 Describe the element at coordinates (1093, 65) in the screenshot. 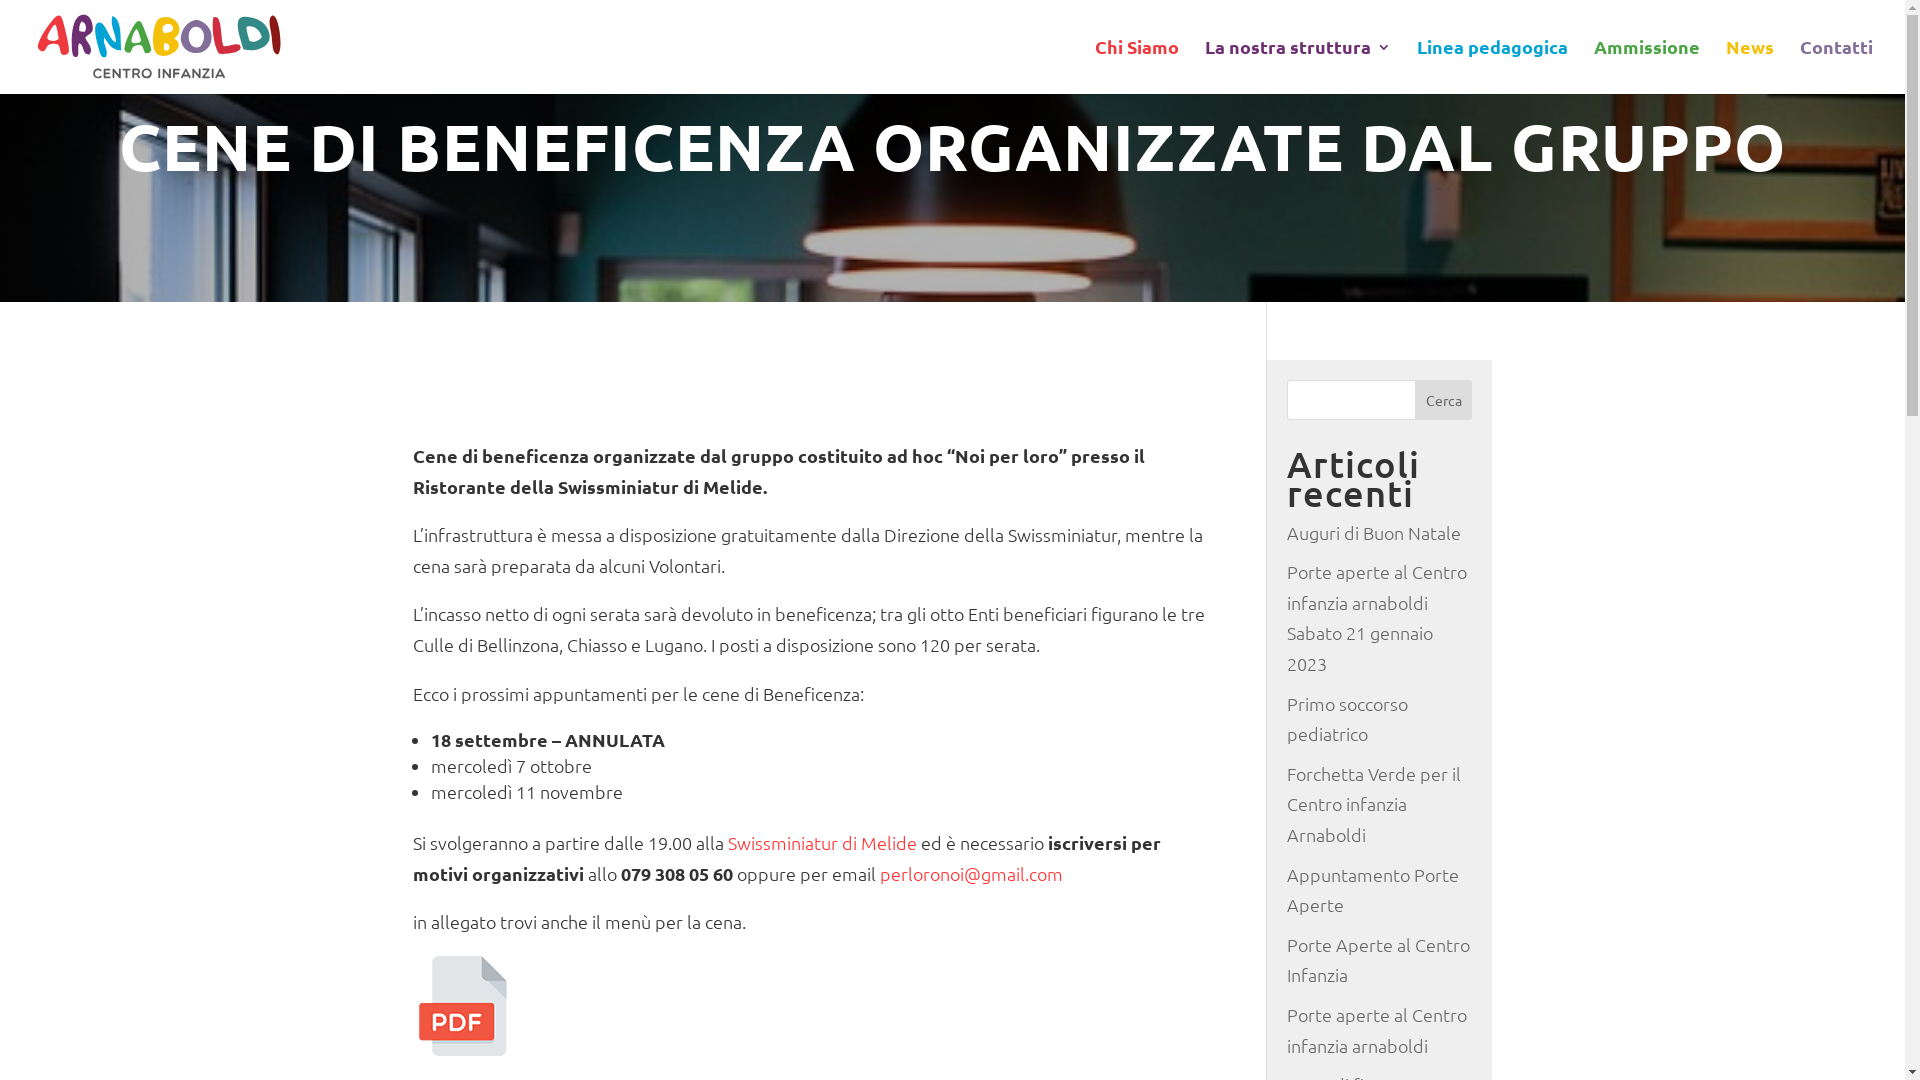

I see `'Chi Siamo'` at that location.